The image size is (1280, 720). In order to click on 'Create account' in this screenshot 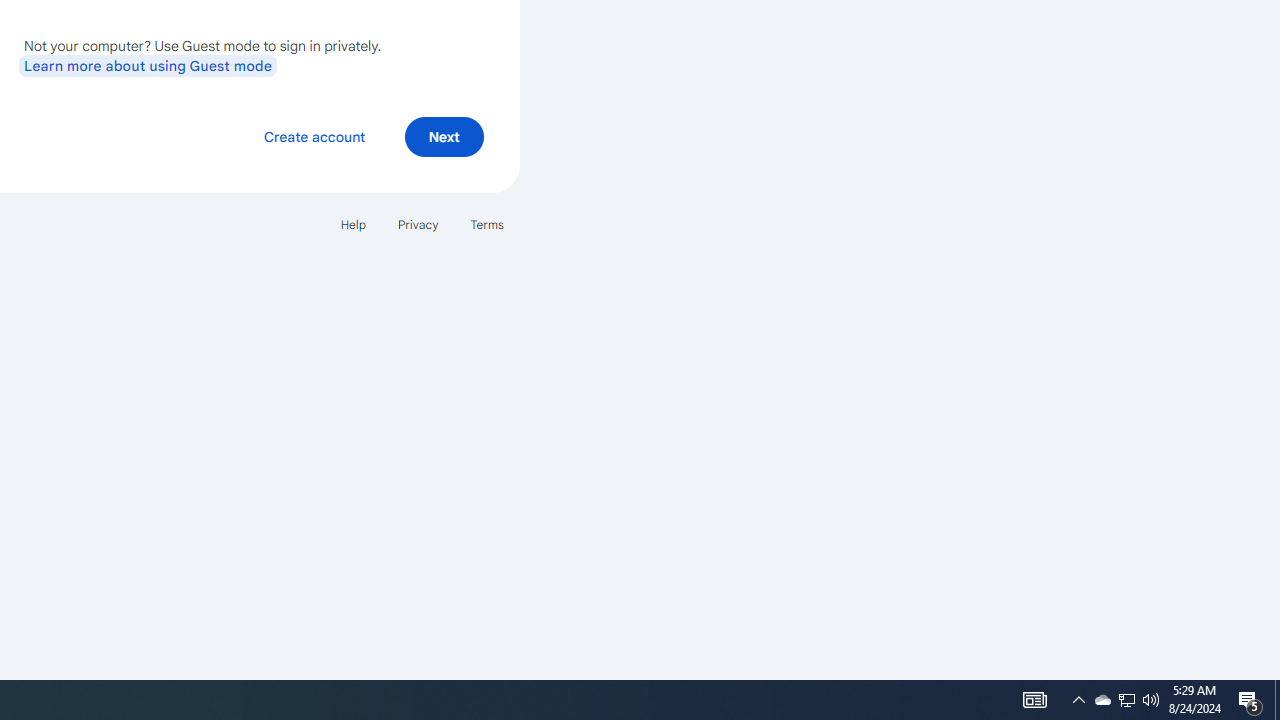, I will do `click(313, 135)`.